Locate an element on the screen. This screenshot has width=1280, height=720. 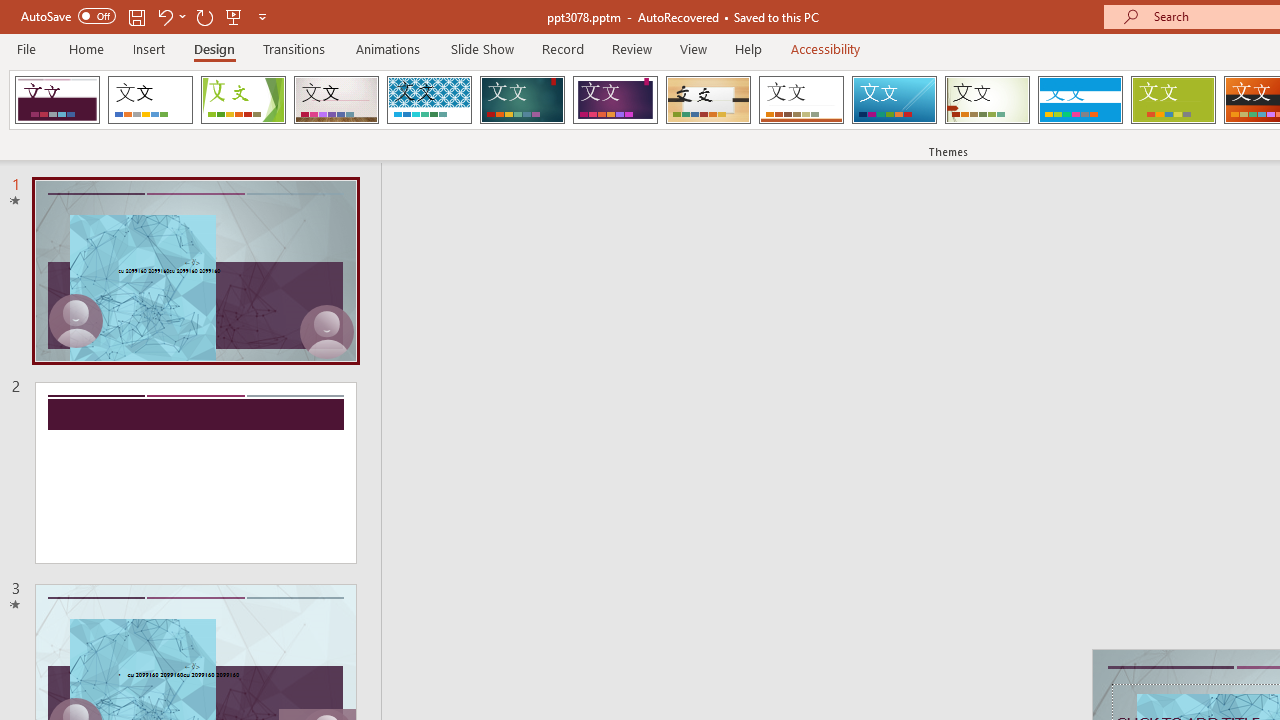
'Accessibility' is located at coordinates (826, 48).